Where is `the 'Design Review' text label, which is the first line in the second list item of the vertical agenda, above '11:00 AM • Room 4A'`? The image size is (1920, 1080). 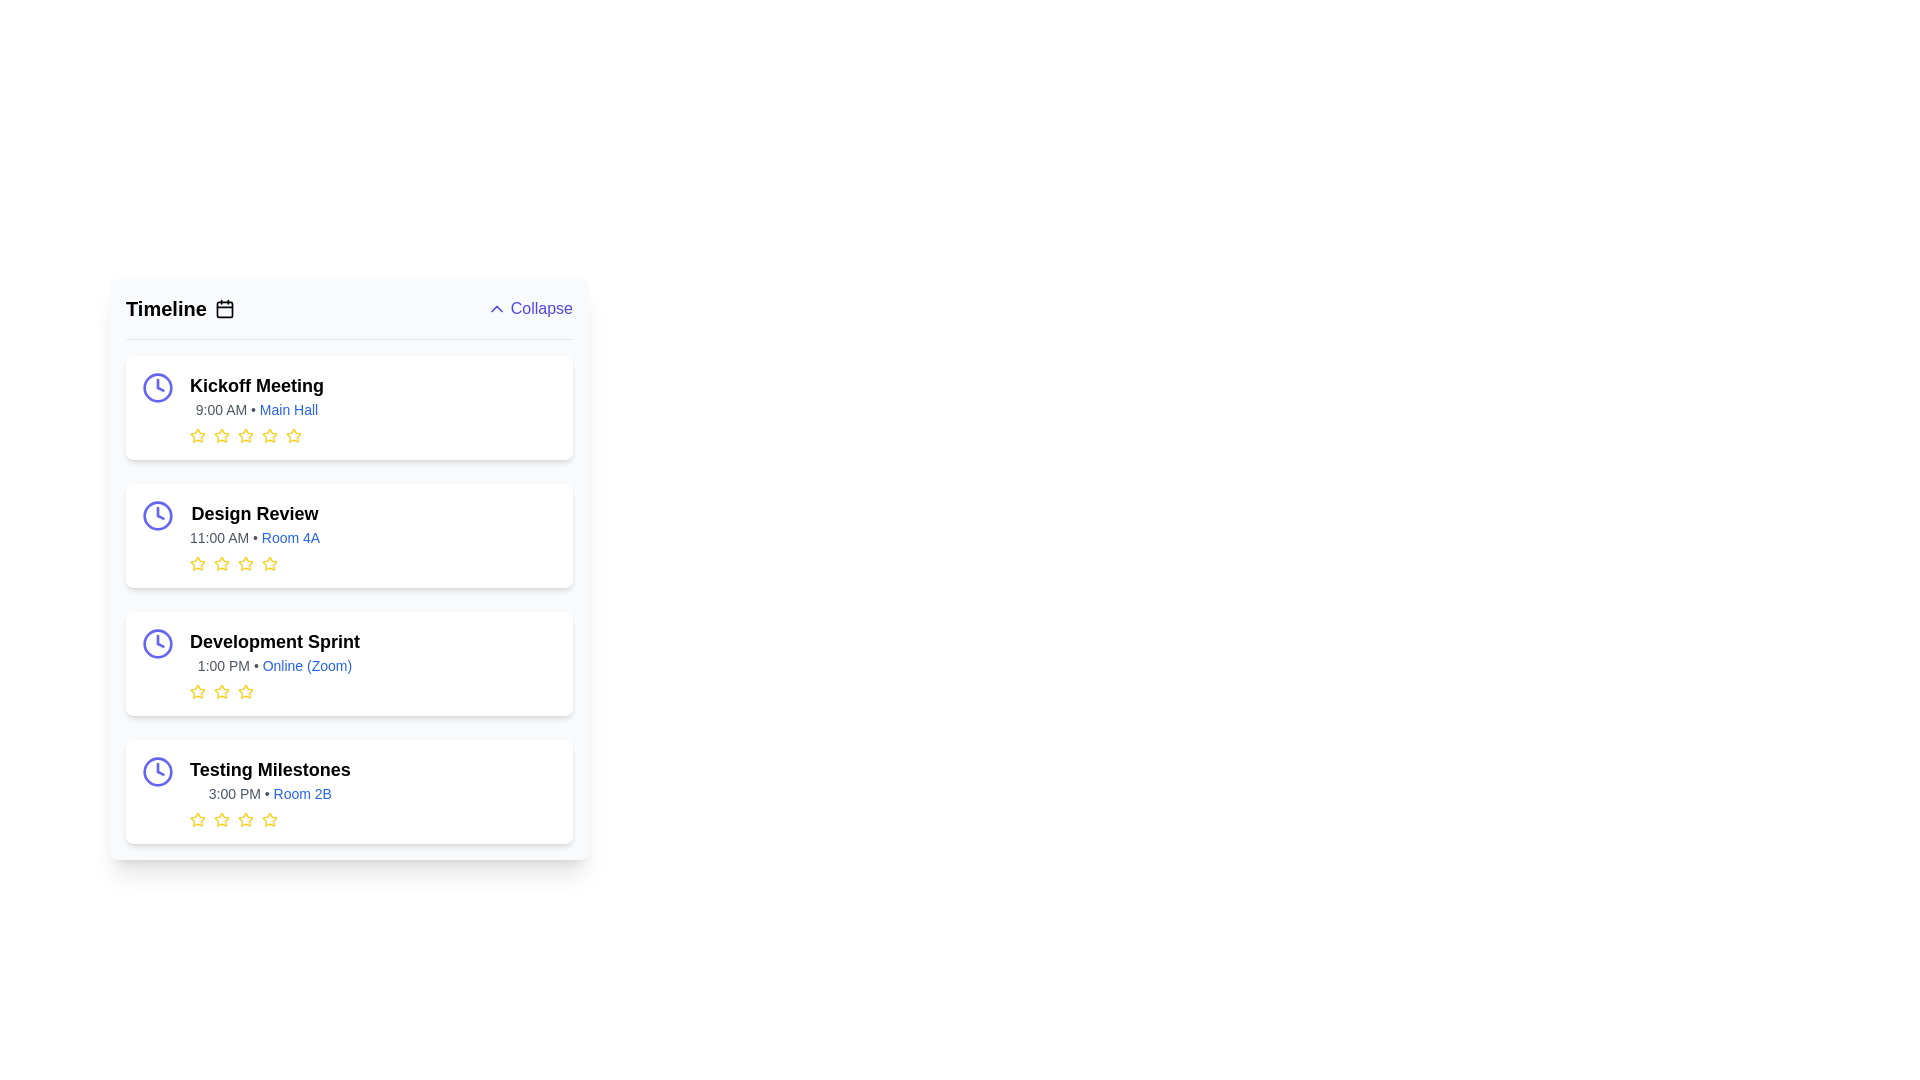
the 'Design Review' text label, which is the first line in the second list item of the vertical agenda, above '11:00 AM • Room 4A' is located at coordinates (254, 512).